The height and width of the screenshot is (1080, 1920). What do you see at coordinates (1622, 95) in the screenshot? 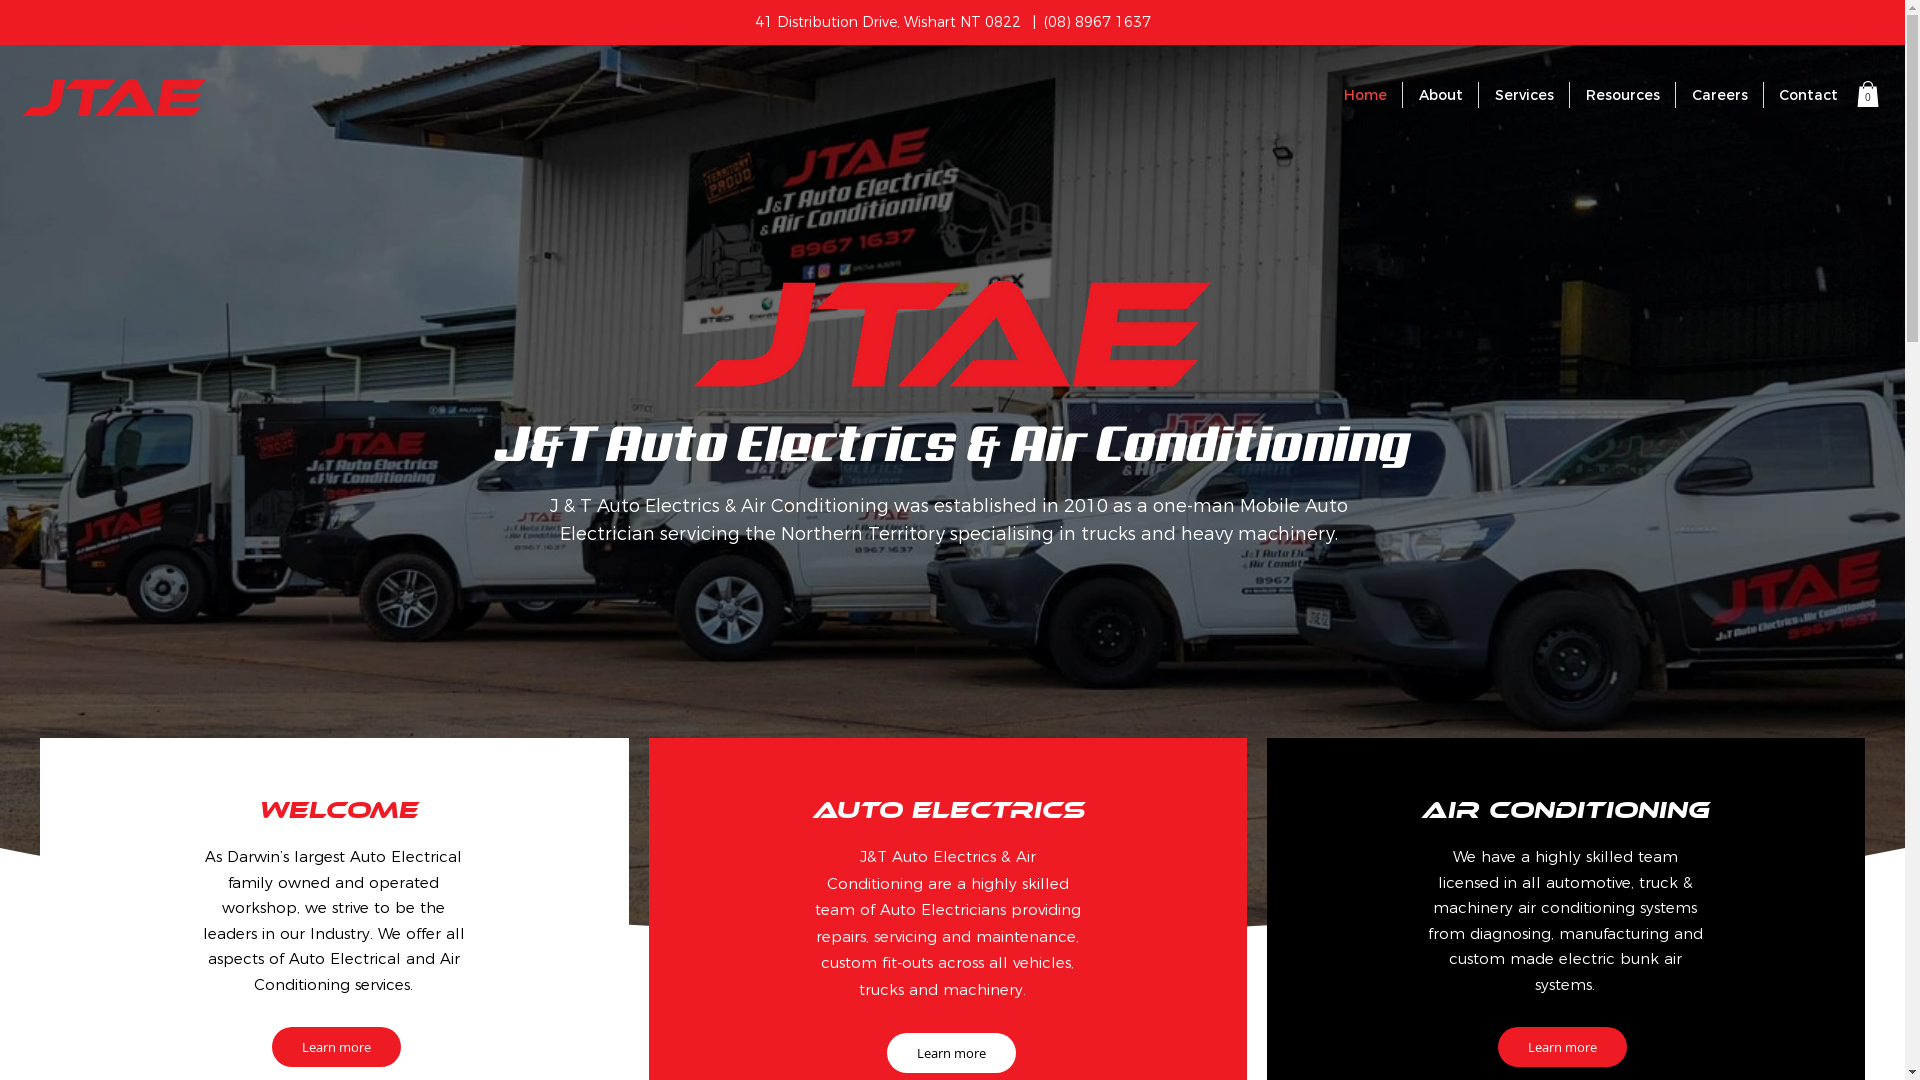
I see `'Resources'` at bounding box center [1622, 95].